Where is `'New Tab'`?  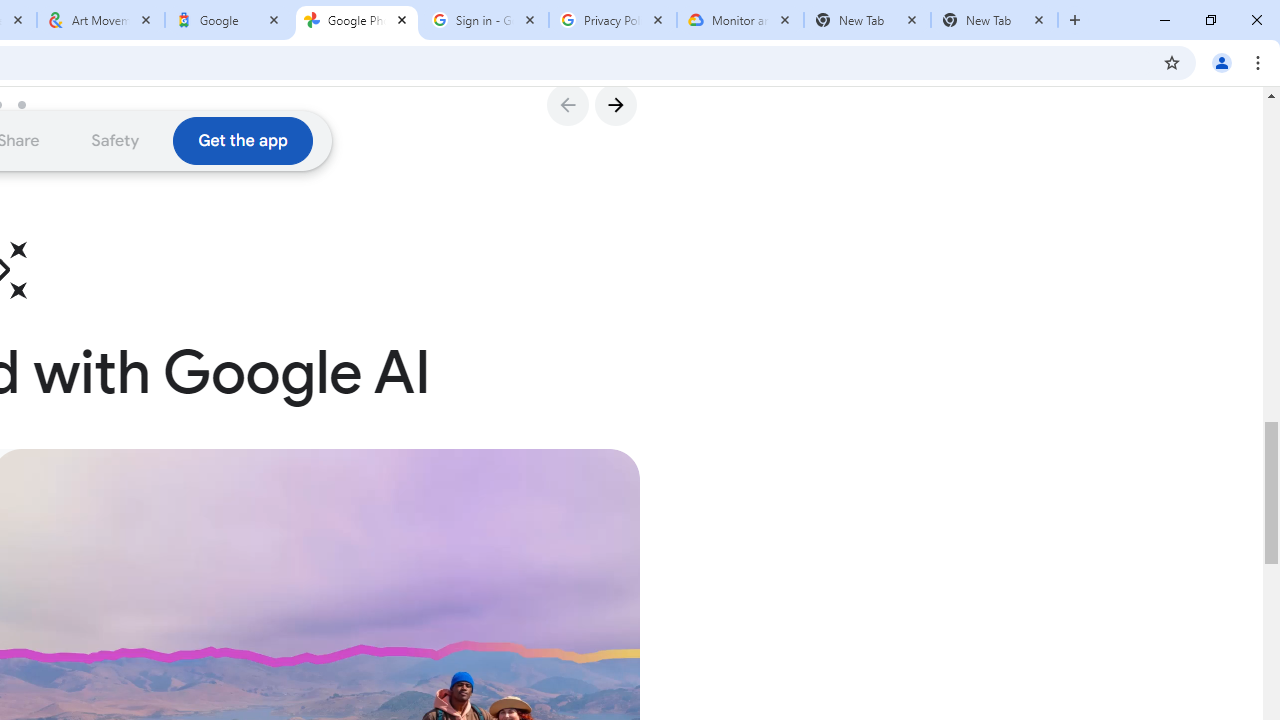 'New Tab' is located at coordinates (994, 20).